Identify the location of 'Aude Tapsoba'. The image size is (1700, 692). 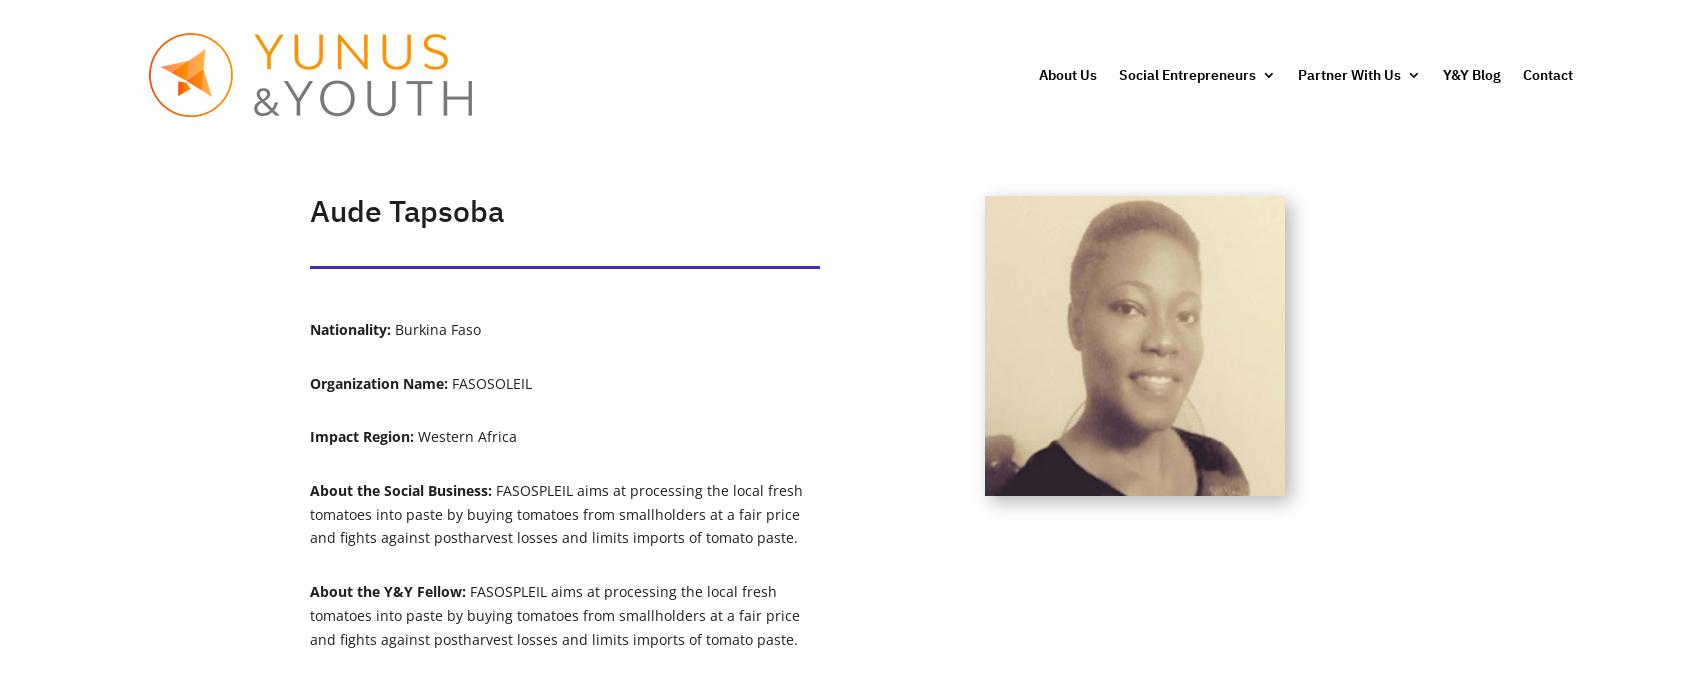
(405, 210).